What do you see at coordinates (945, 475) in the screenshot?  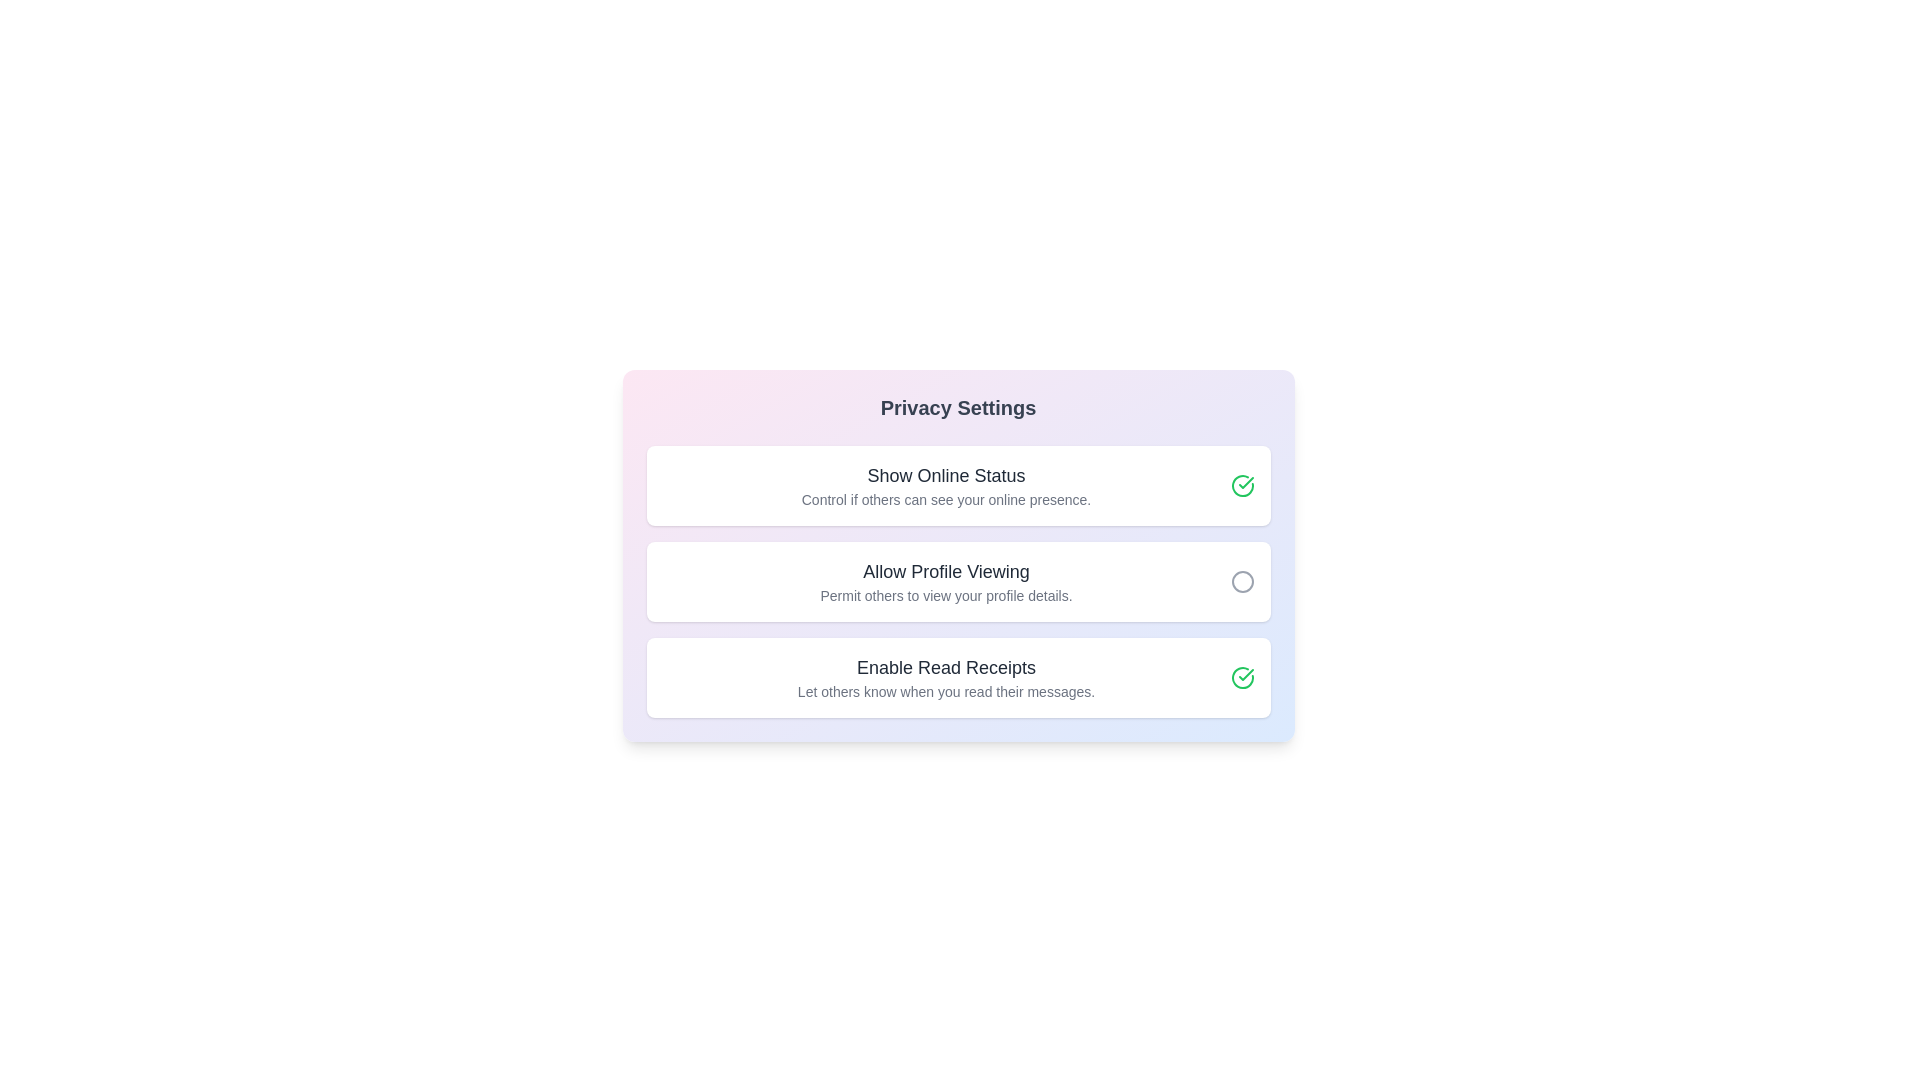 I see `the text of the label and description for the option Show Online Status` at bounding box center [945, 475].